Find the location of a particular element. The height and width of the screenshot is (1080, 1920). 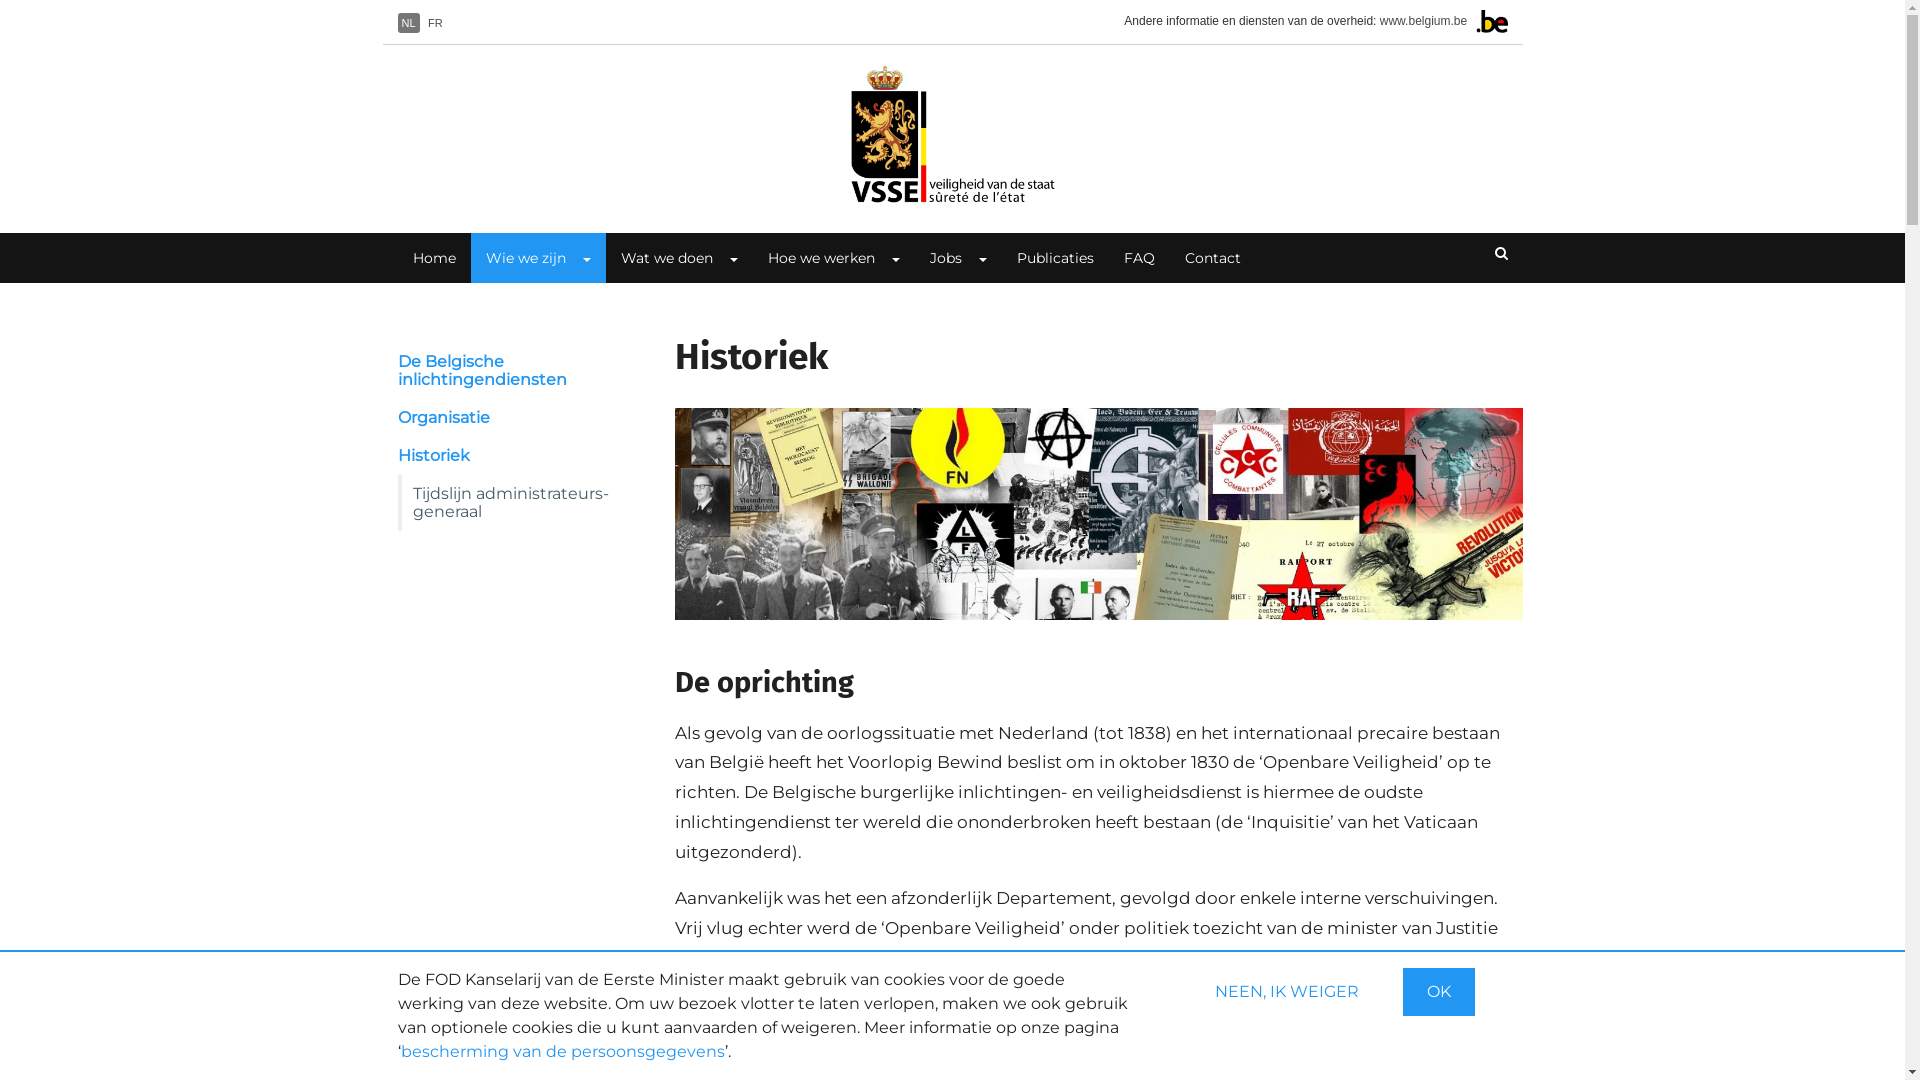

'Historiek' is located at coordinates (513, 455).